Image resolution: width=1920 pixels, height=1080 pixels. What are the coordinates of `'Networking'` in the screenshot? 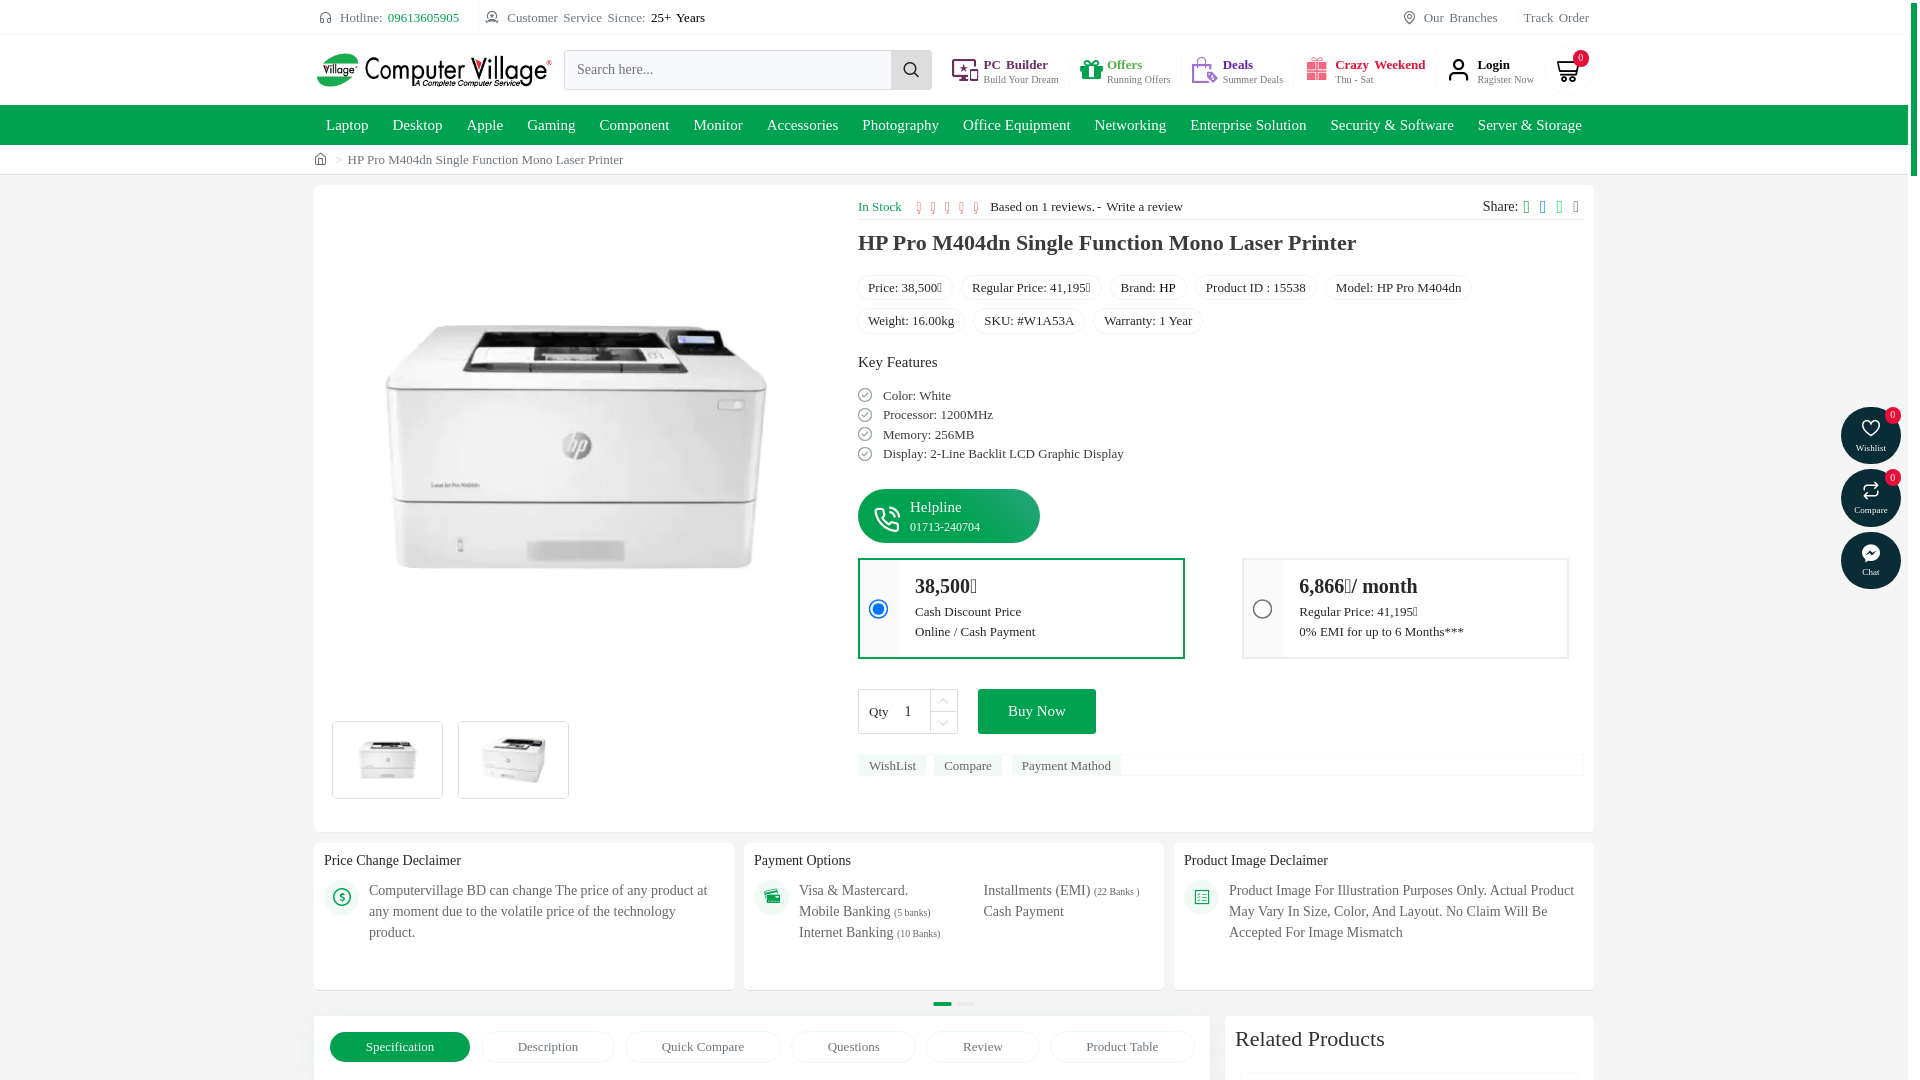 It's located at (1131, 124).